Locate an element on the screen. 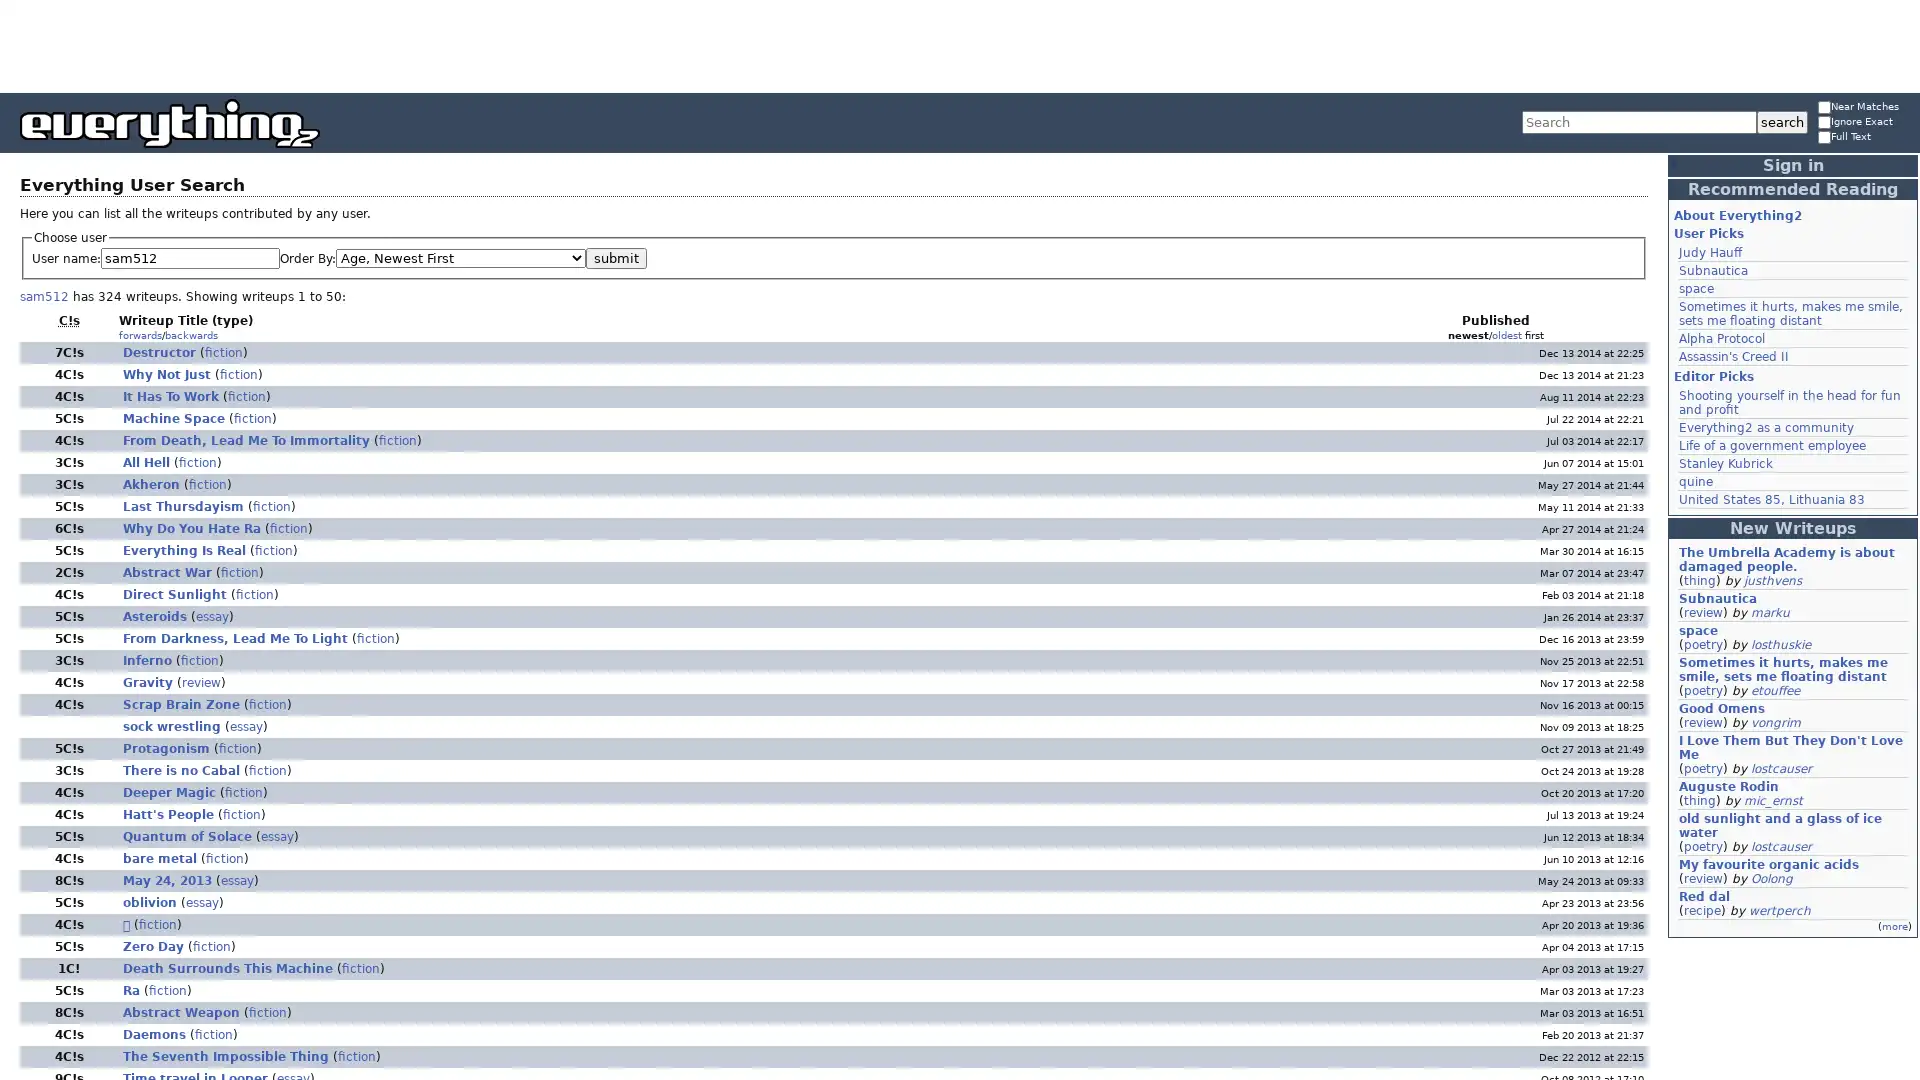 The height and width of the screenshot is (1080, 1920). submit is located at coordinates (614, 257).